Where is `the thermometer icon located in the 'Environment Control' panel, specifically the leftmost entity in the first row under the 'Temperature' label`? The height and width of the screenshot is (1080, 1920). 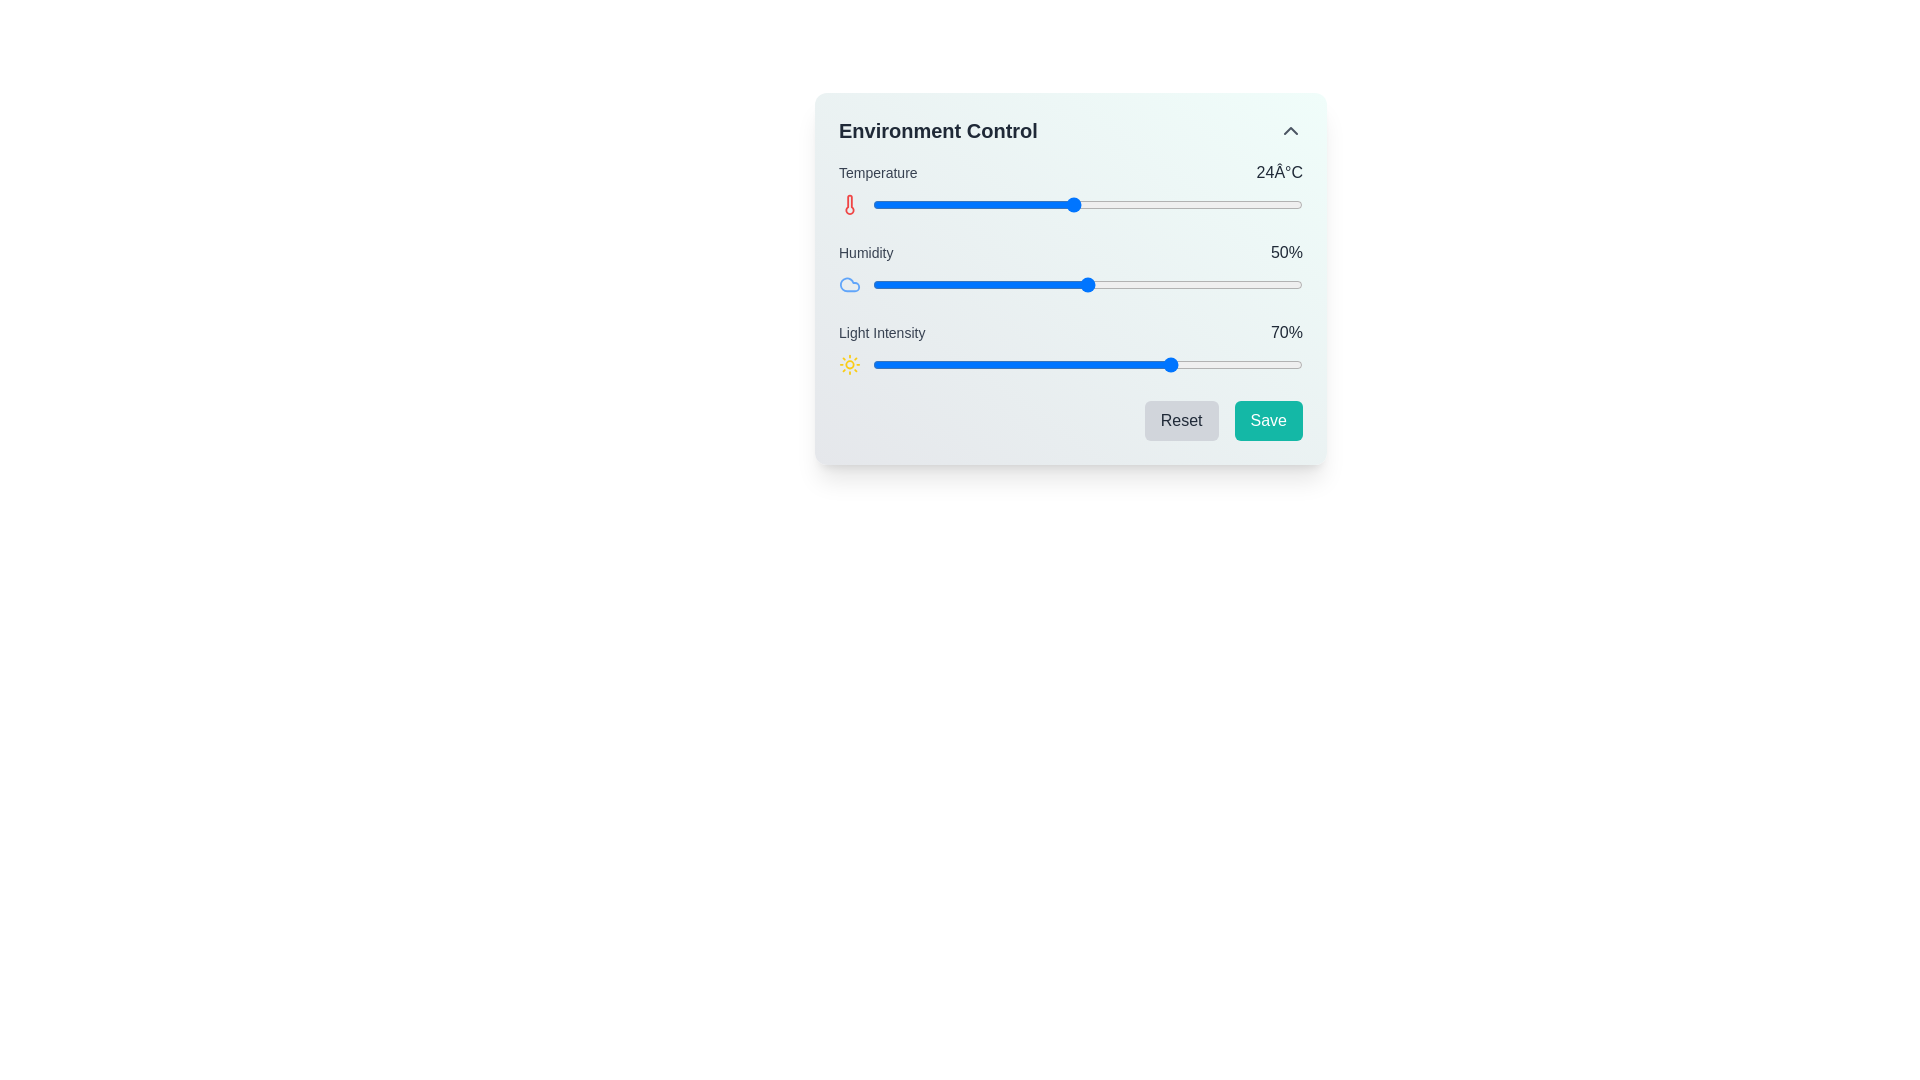 the thermometer icon located in the 'Environment Control' panel, specifically the leftmost entity in the first row under the 'Temperature' label is located at coordinates (850, 204).